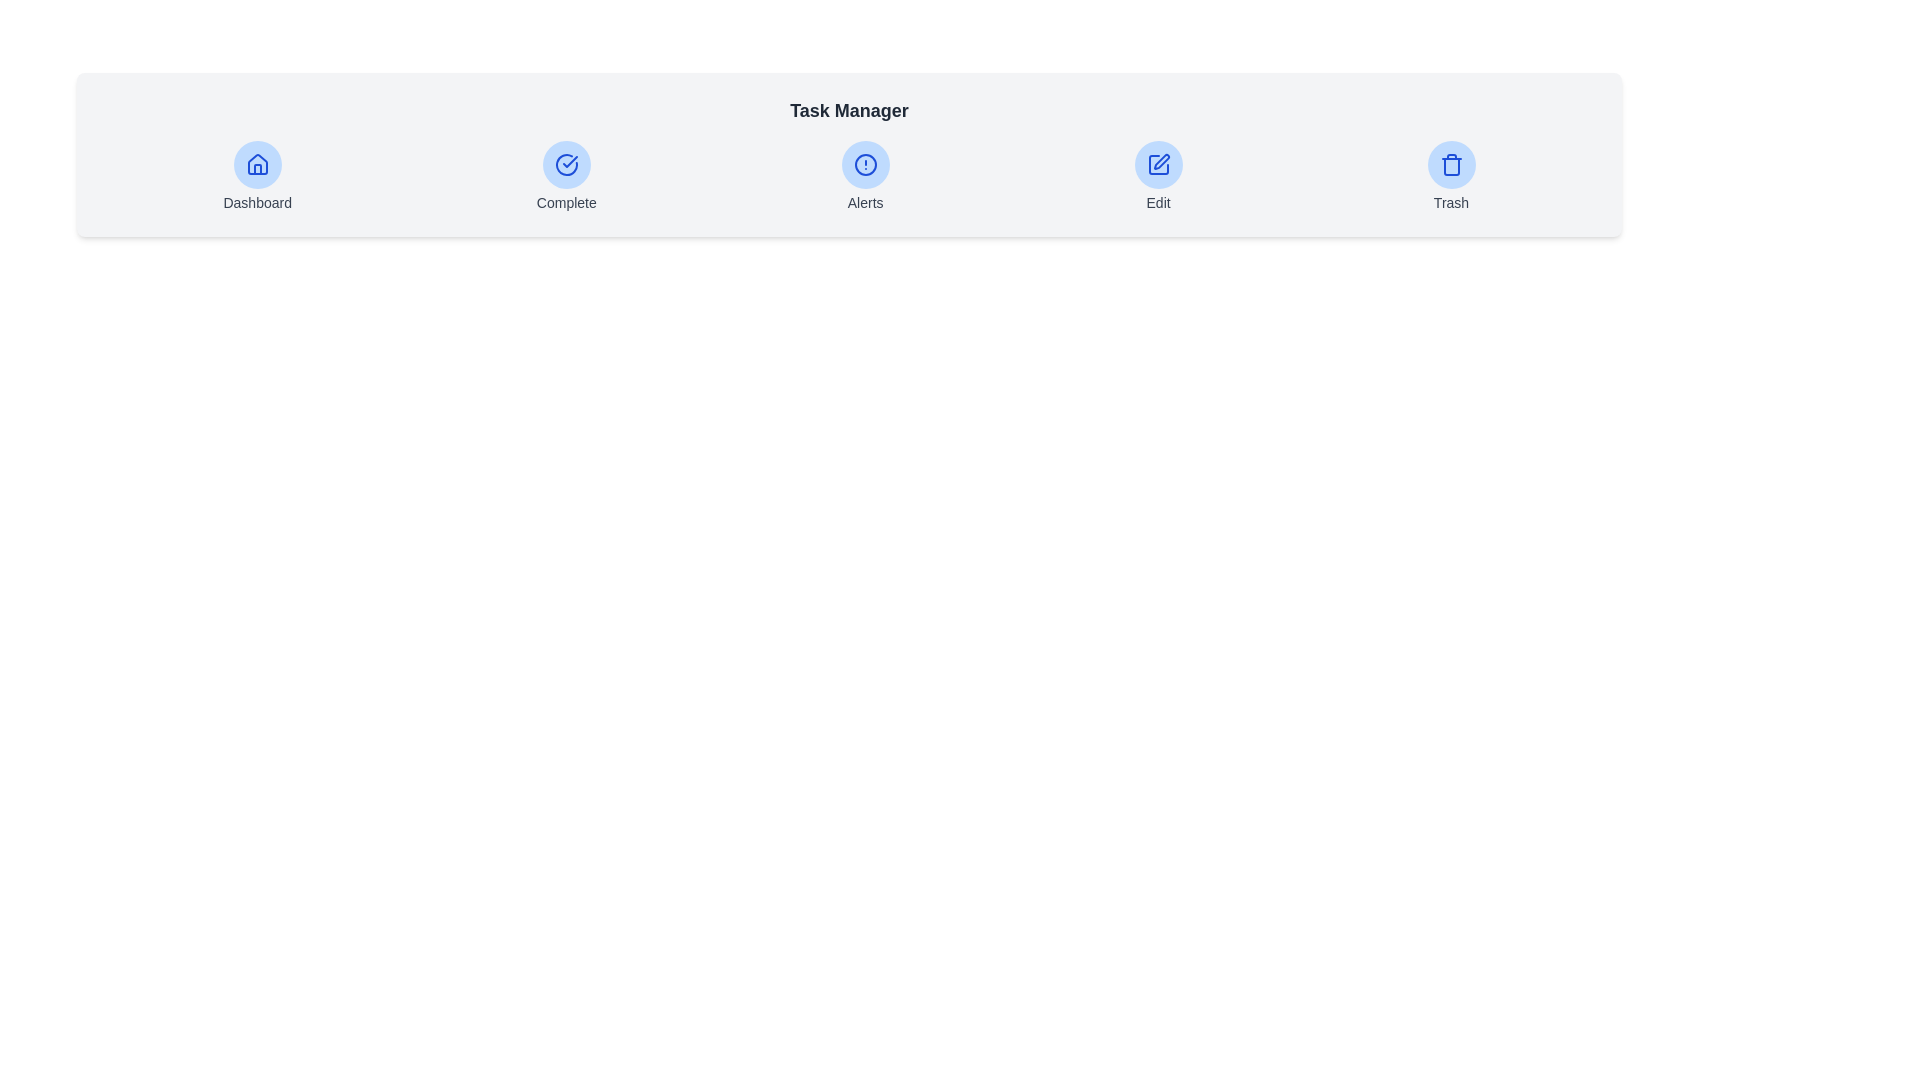 The height and width of the screenshot is (1080, 1920). What do you see at coordinates (565, 203) in the screenshot?
I see `the text label that displays the word 'Complete', which is styled in a small gray font and located beneath a circular blue check mark icon` at bounding box center [565, 203].